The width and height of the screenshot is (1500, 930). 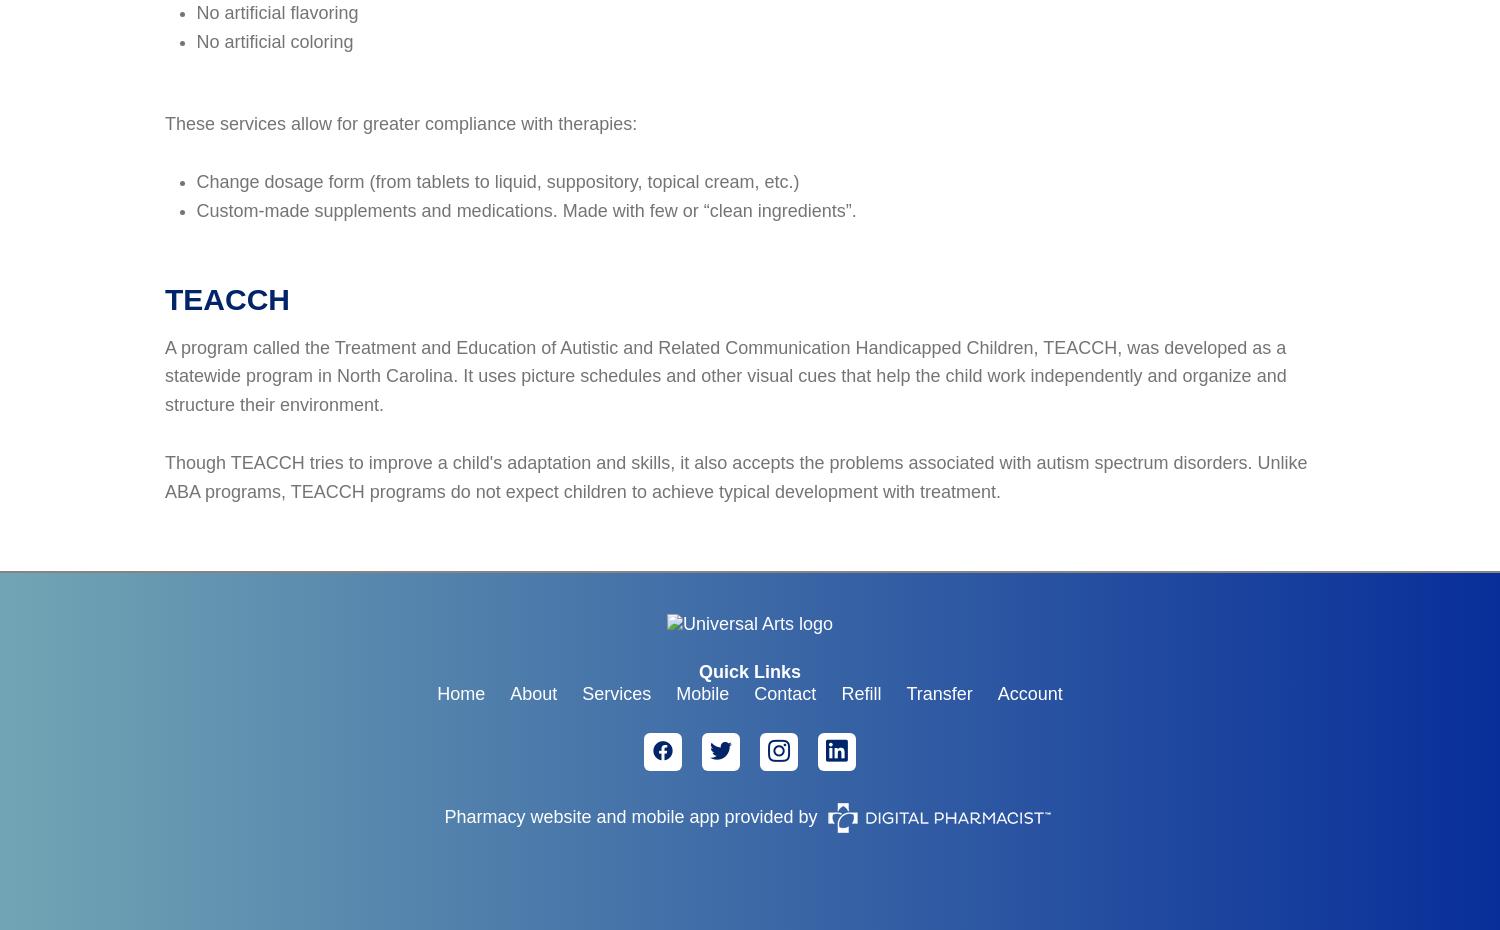 What do you see at coordinates (580, 814) in the screenshot?
I see `'Pharmacy website and mobile app'` at bounding box center [580, 814].